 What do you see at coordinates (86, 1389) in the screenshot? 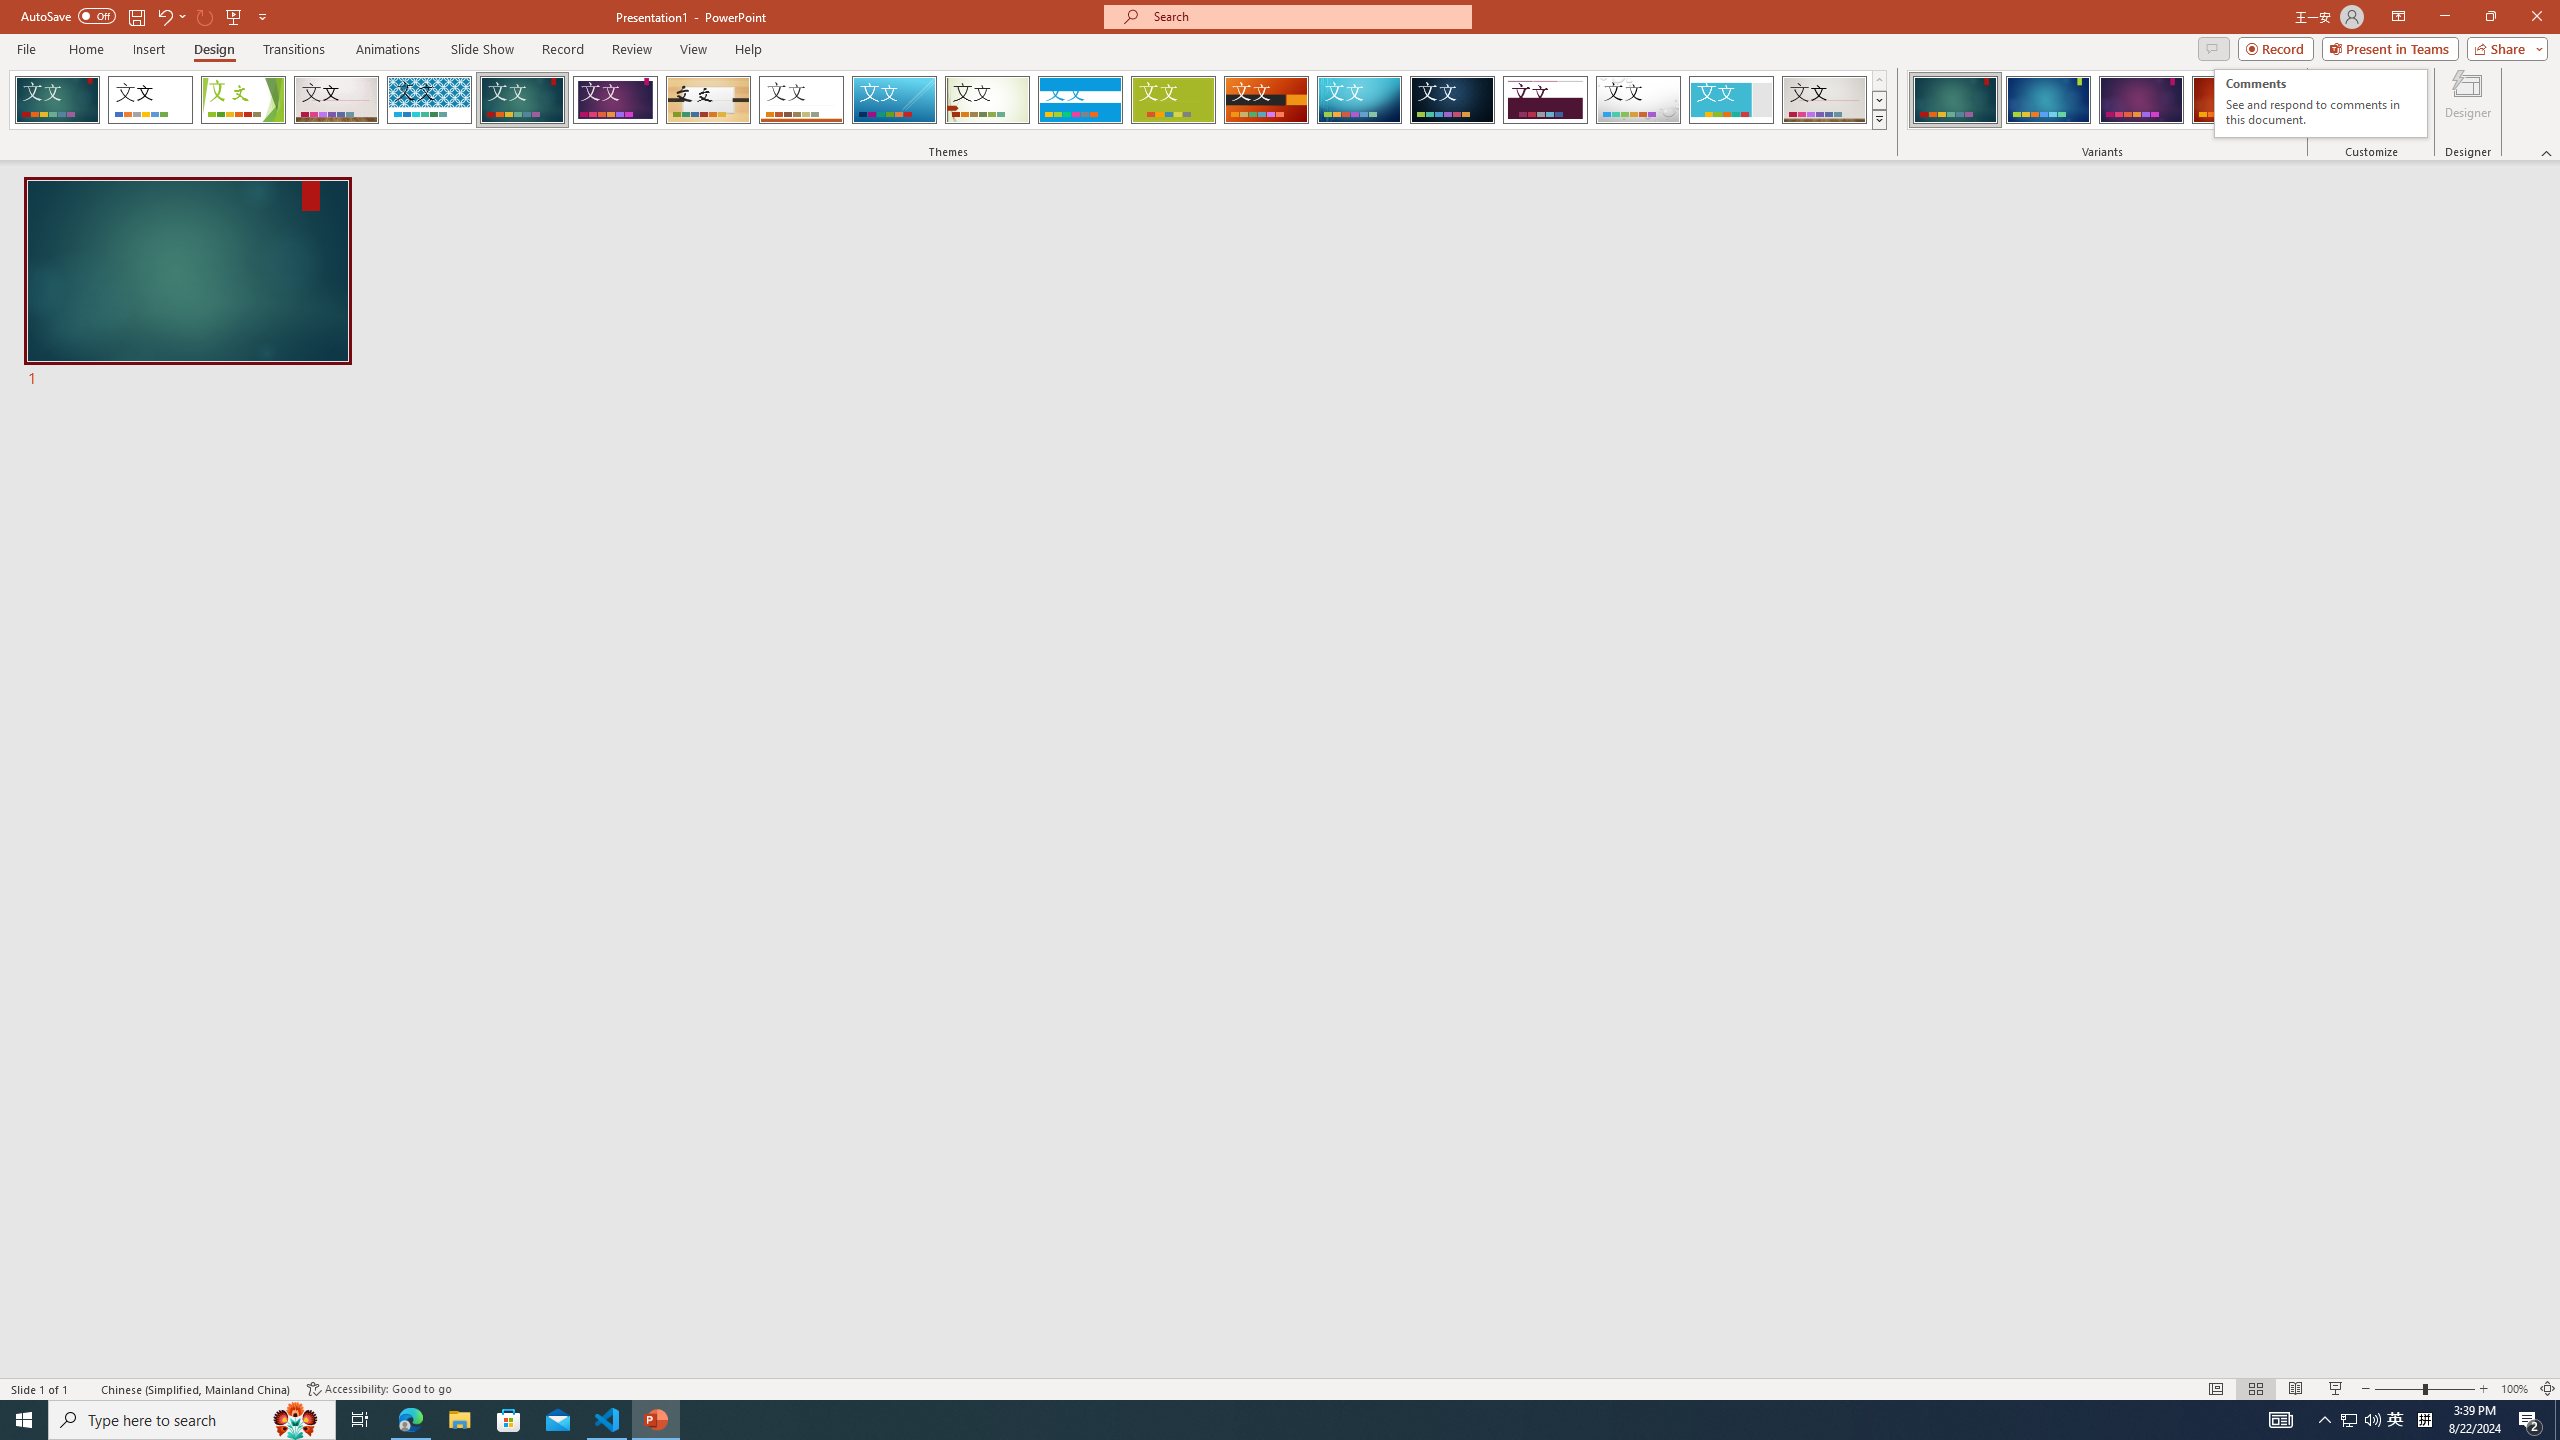
I see `'Spell Check '` at bounding box center [86, 1389].